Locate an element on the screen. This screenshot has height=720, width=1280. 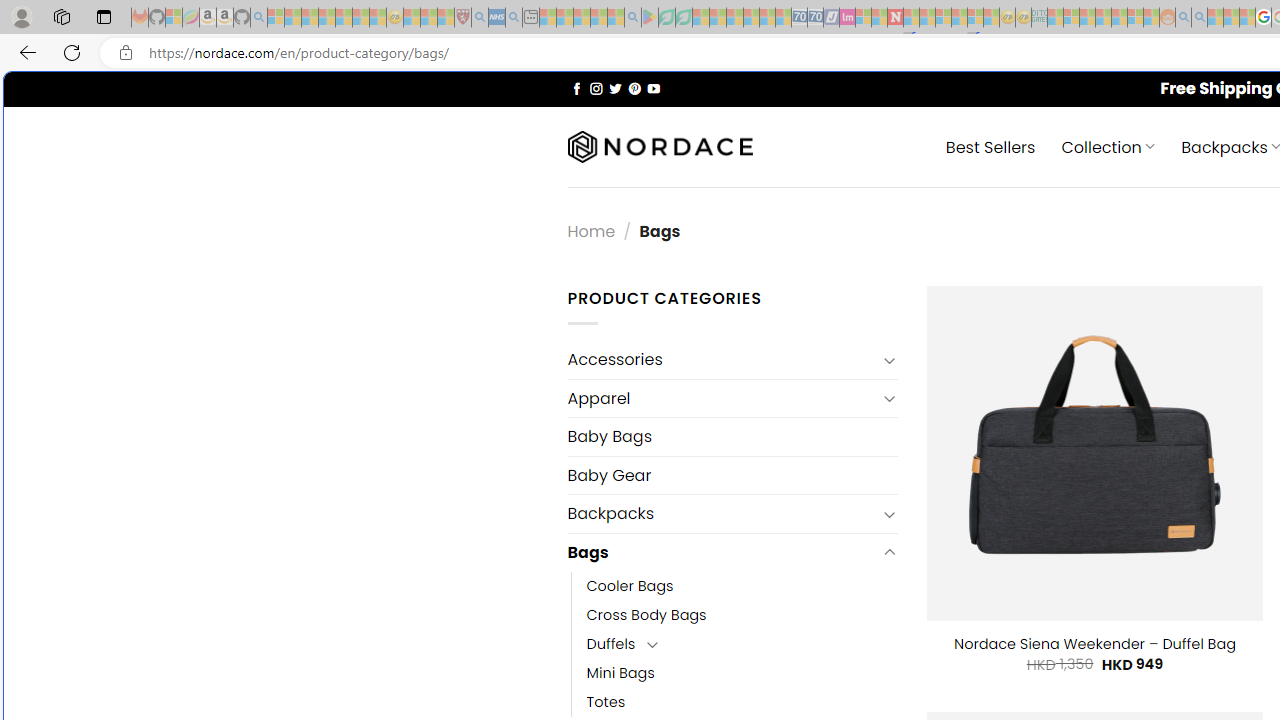
'Follow on Twitter' is located at coordinates (614, 87).